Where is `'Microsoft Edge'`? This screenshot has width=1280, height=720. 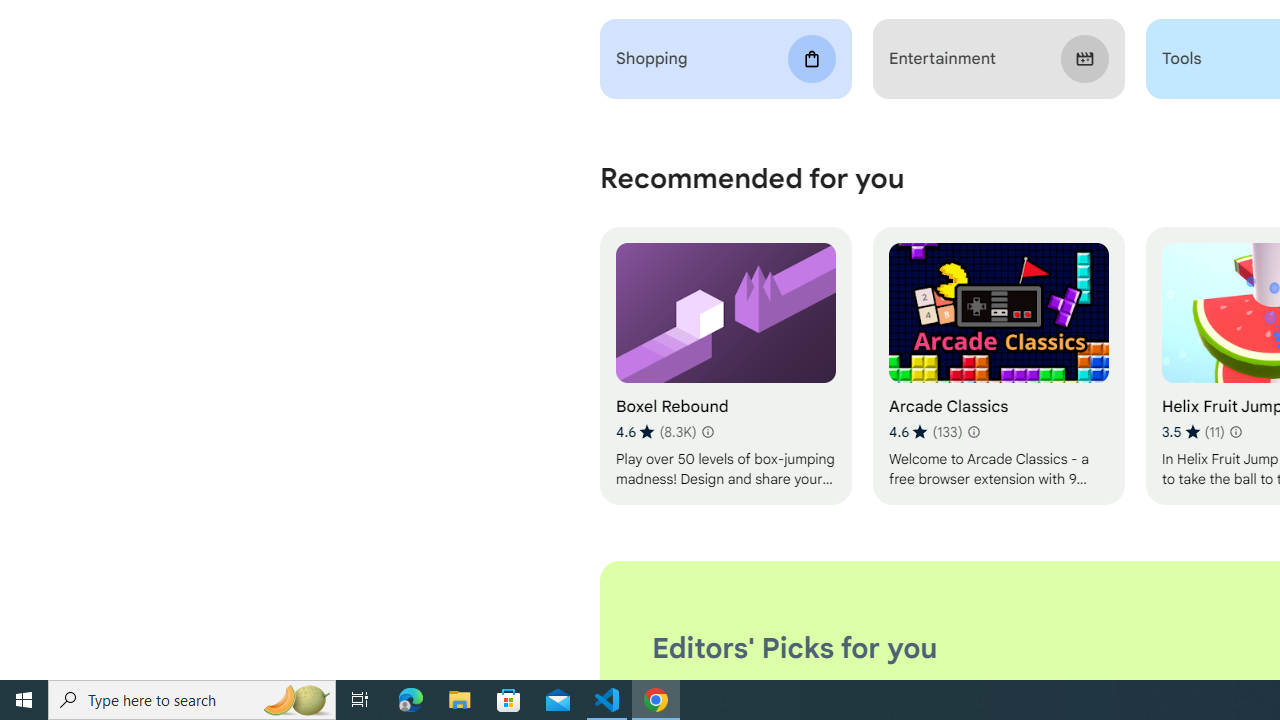
'Microsoft Edge' is located at coordinates (410, 698).